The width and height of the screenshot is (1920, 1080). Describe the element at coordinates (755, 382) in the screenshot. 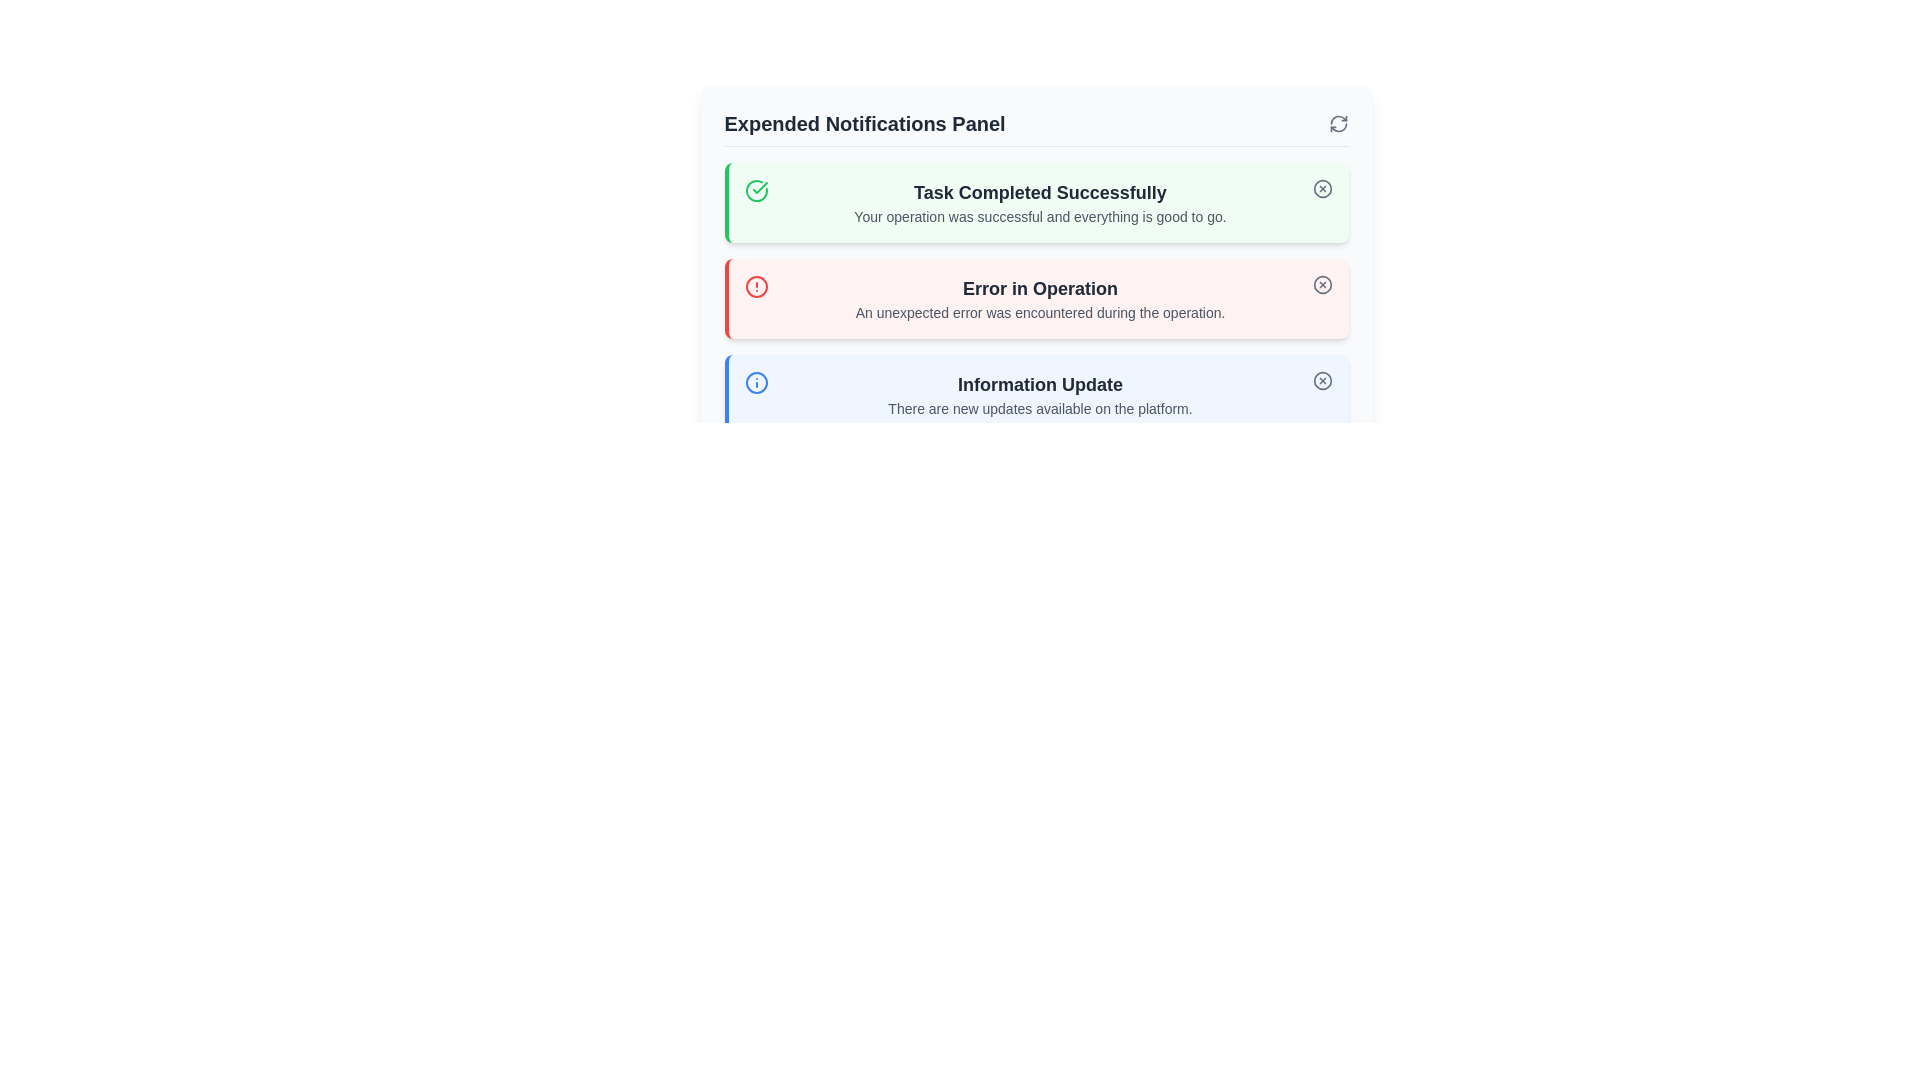

I see `the SVG Circle located centrally within the blue-highlighted information icon in the 'Information Update' notification at the bottom of the notifications panel` at that location.